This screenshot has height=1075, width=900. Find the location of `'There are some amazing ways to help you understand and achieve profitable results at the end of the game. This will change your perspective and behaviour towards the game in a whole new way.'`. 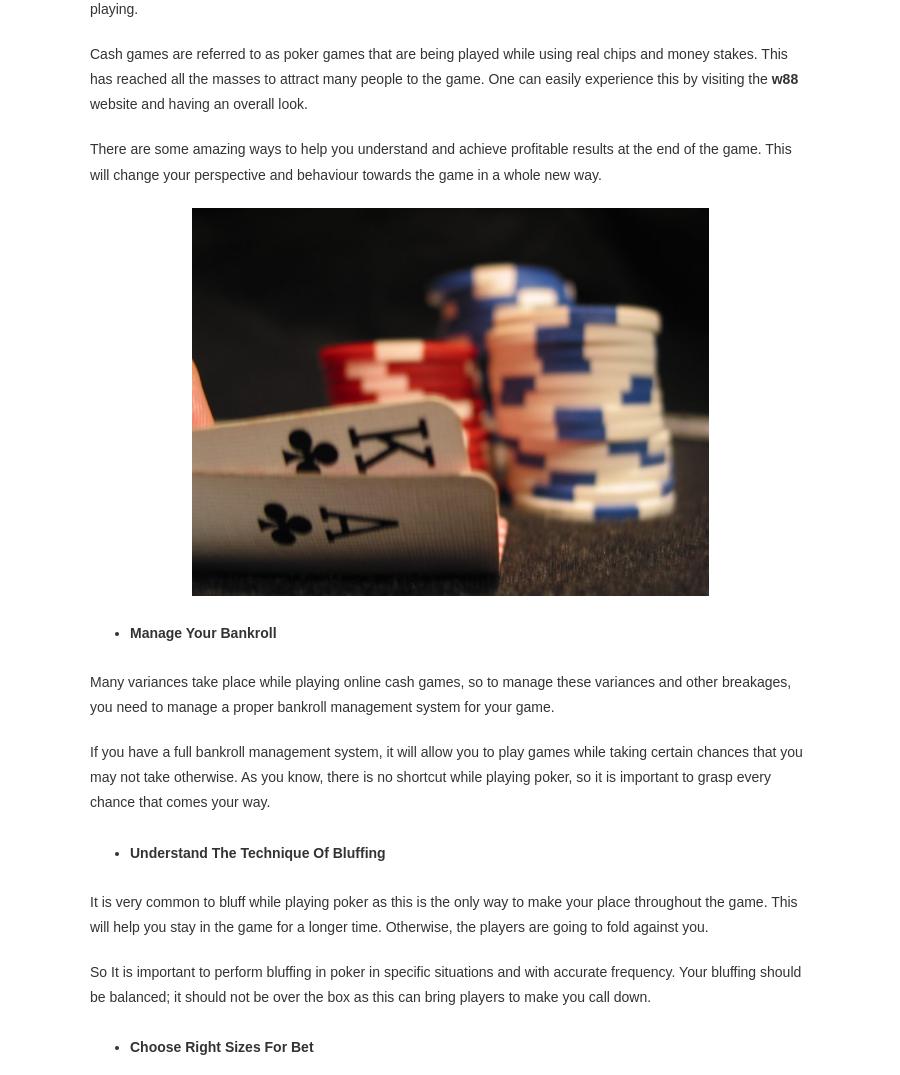

'There are some amazing ways to help you understand and achieve profitable results at the end of the game. This will change your perspective and behaviour towards the game in a whole new way.' is located at coordinates (89, 160).